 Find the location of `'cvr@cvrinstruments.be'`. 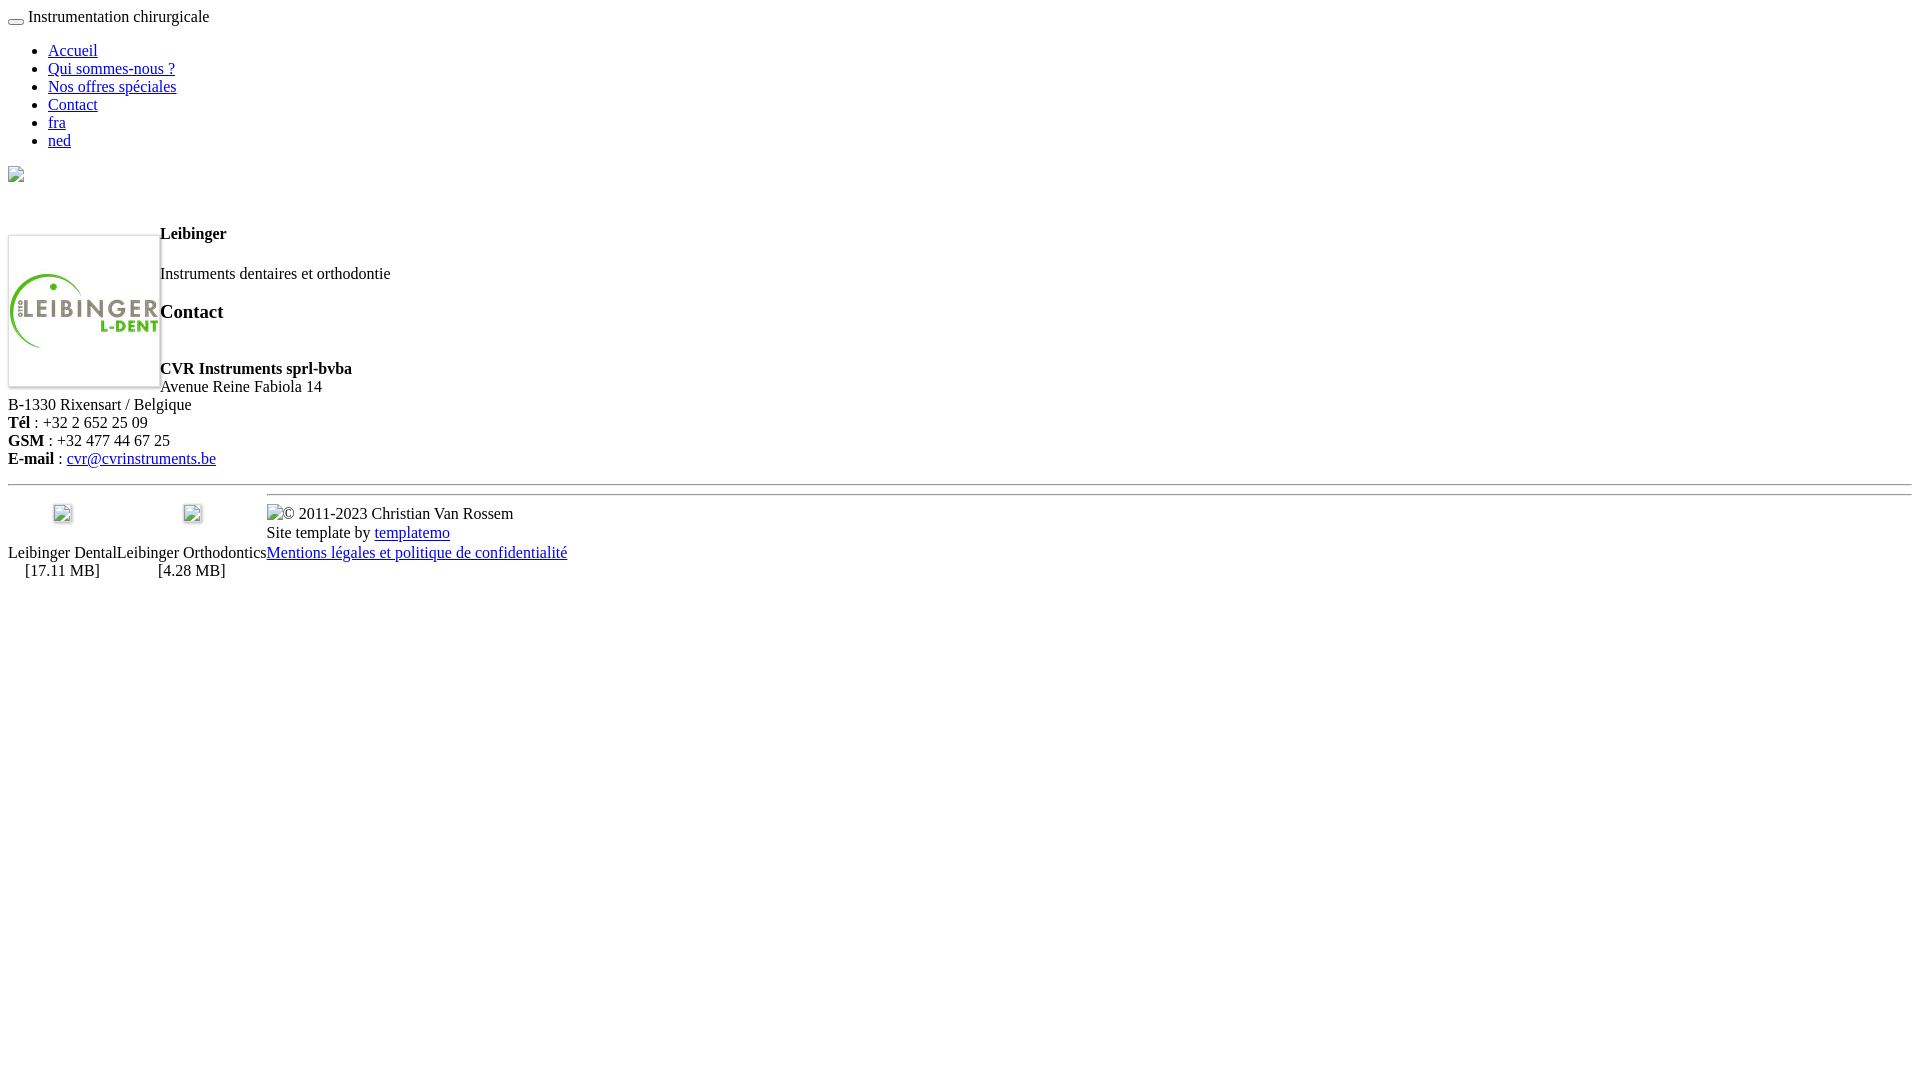

'cvr@cvrinstruments.be' is located at coordinates (140, 458).